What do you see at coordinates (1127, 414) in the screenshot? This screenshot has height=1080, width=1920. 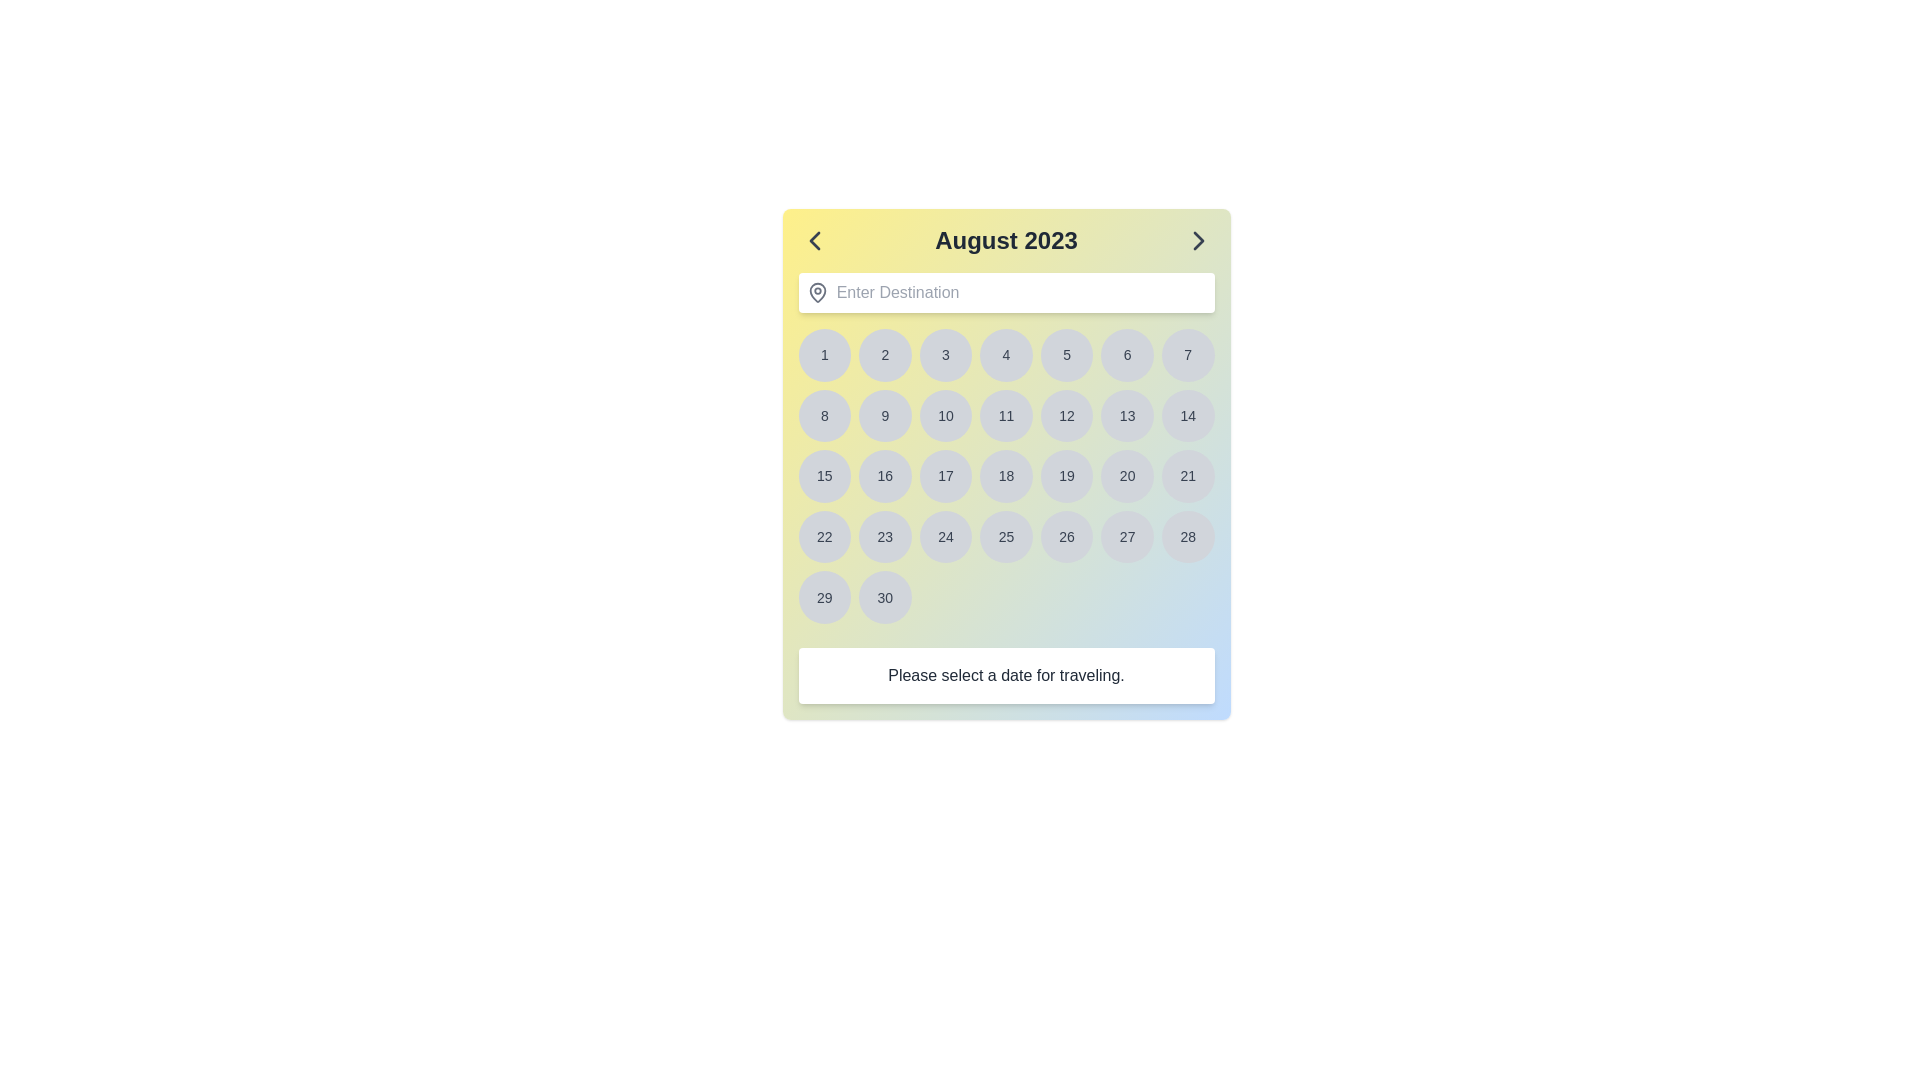 I see `the circular button with a light gray background and the number '13' in black text` at bounding box center [1127, 414].